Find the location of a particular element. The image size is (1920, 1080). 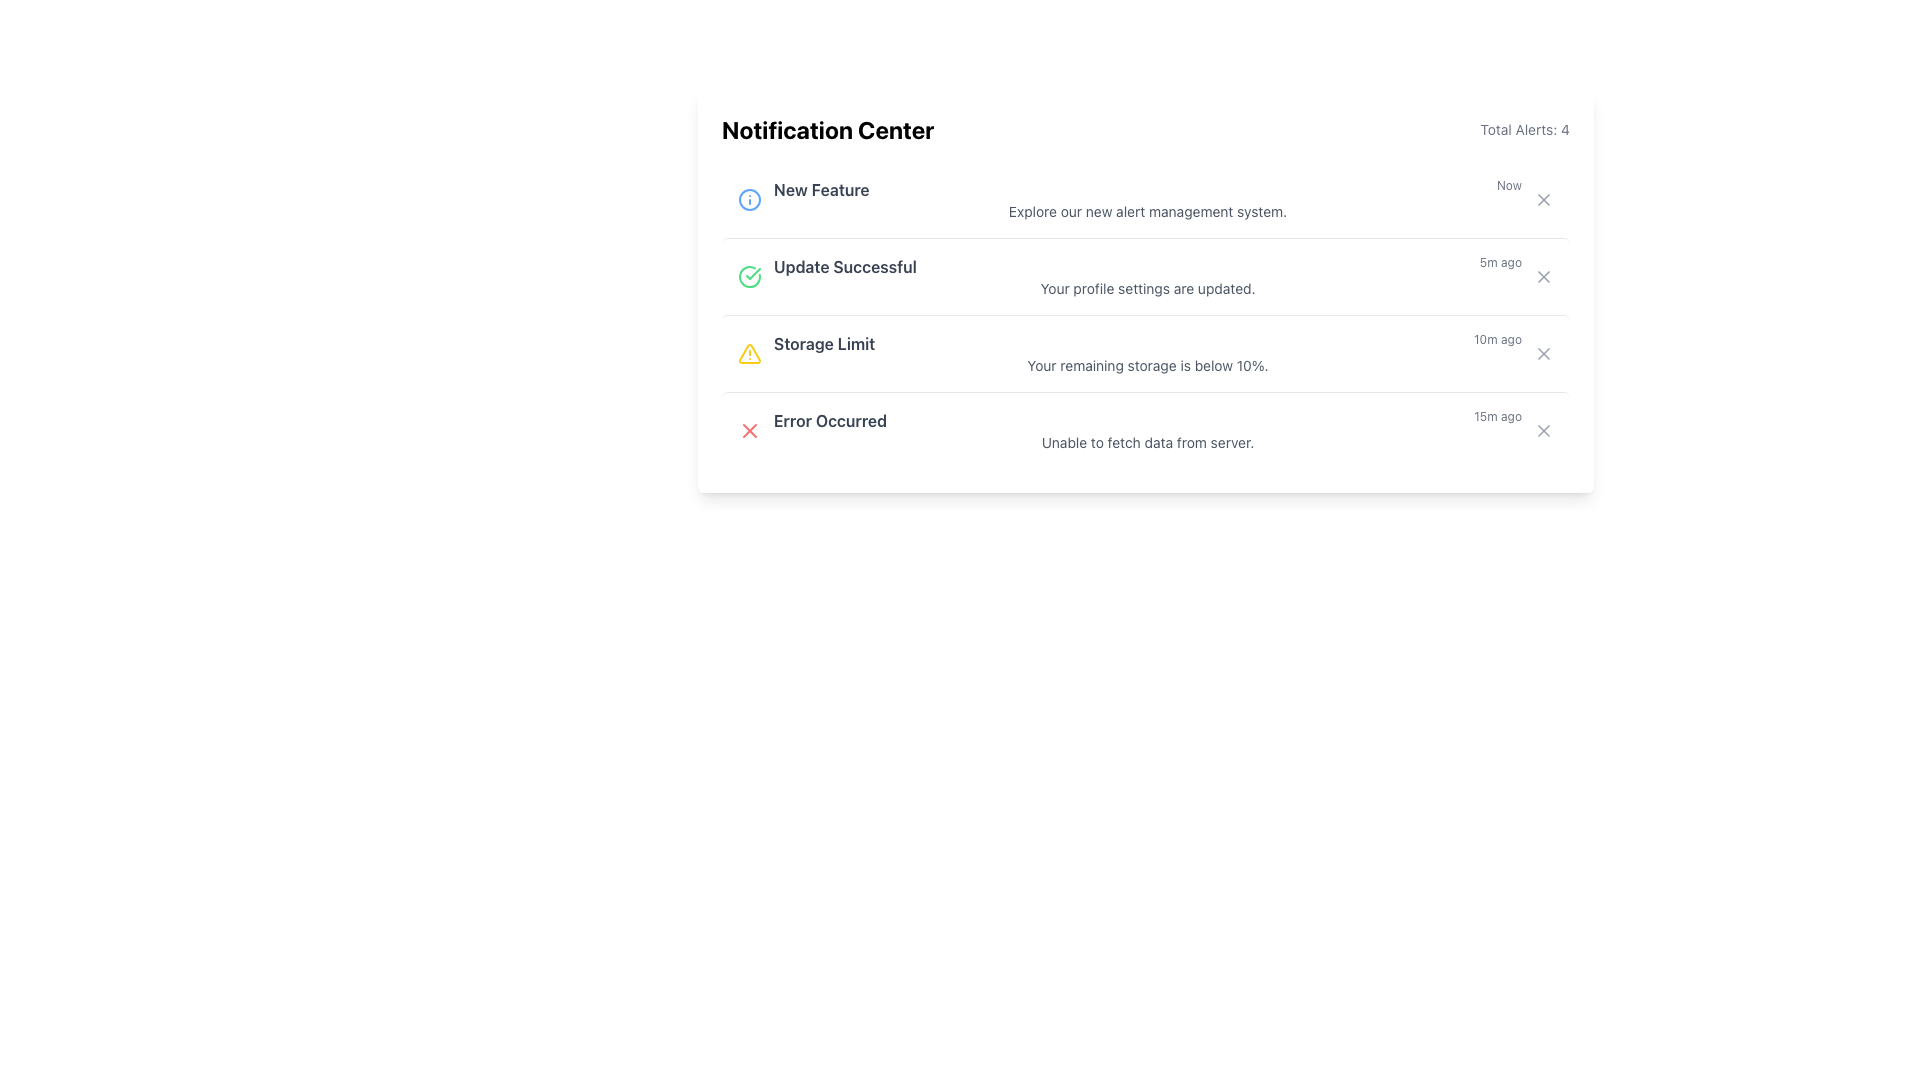

the alert icon located at the top-left corner of the first notification item, next to the bolded text 'New Feature' is located at coordinates (748, 200).